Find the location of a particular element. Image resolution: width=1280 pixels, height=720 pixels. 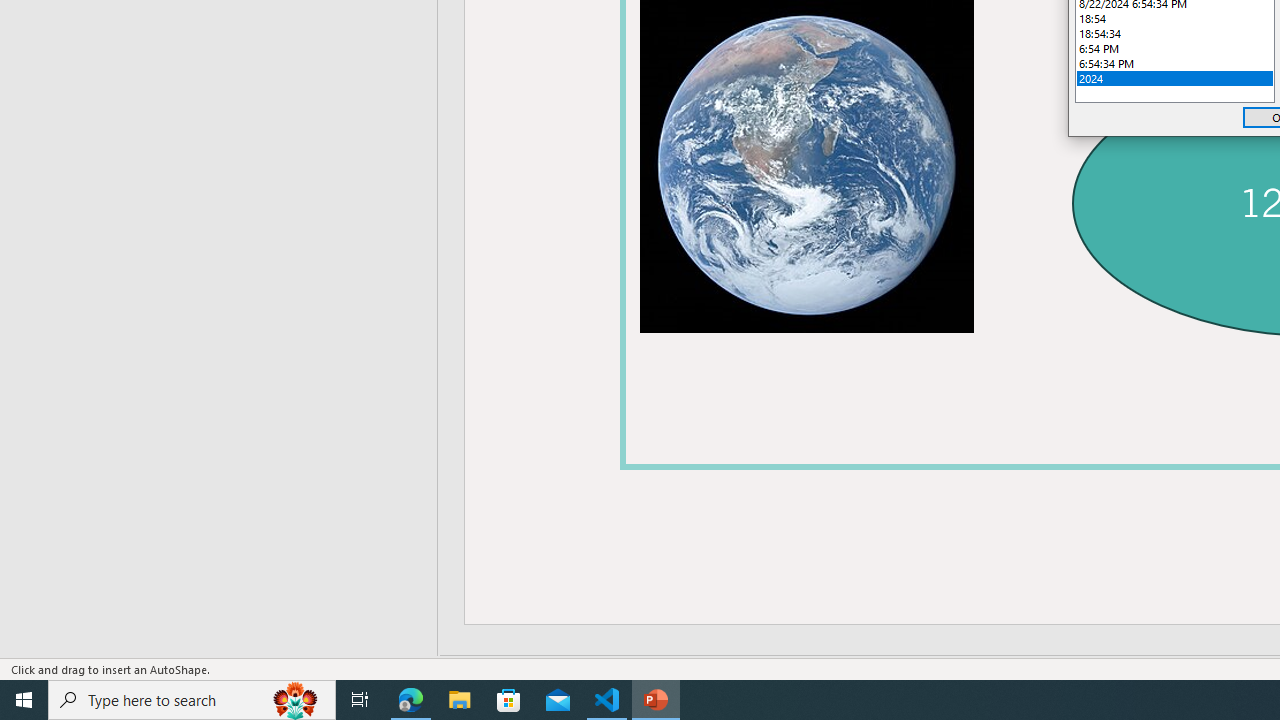

'2024' is located at coordinates (1175, 77).